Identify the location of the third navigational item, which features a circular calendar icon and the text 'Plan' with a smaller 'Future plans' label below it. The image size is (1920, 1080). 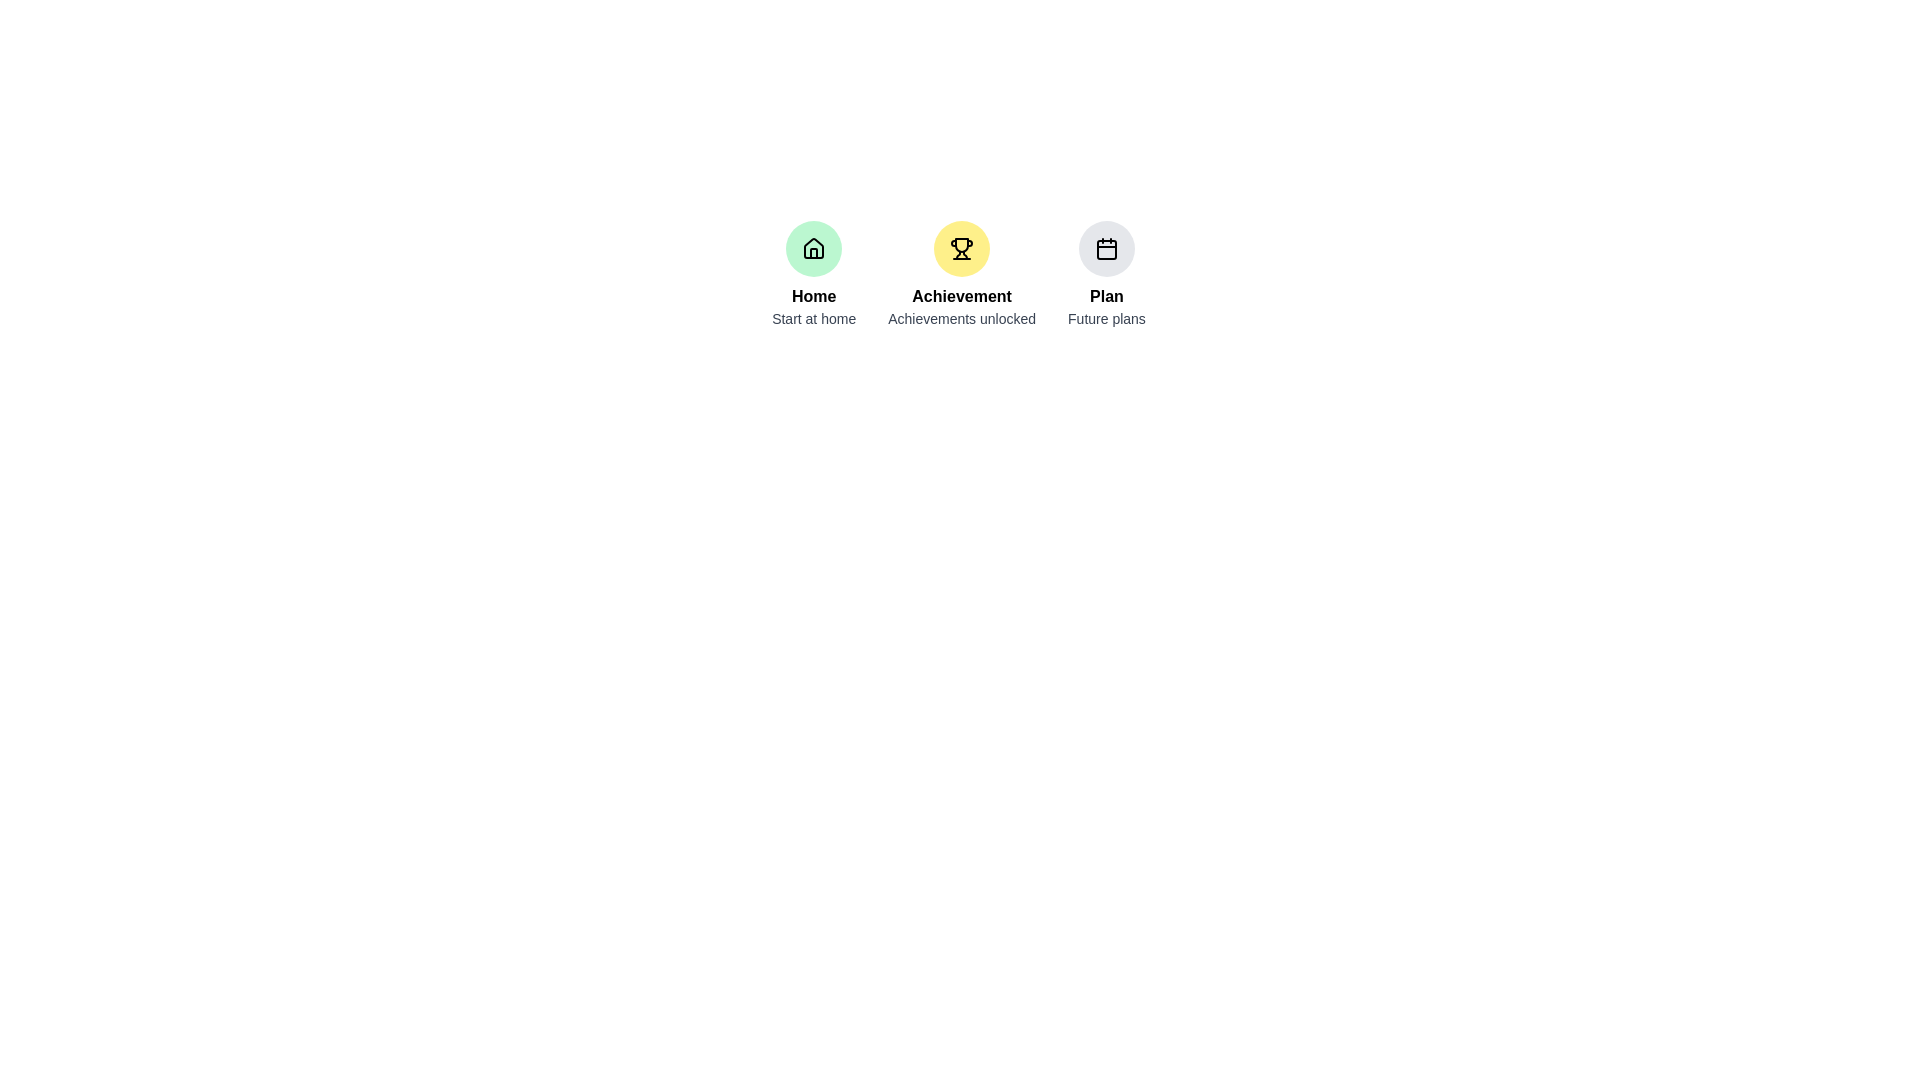
(1105, 274).